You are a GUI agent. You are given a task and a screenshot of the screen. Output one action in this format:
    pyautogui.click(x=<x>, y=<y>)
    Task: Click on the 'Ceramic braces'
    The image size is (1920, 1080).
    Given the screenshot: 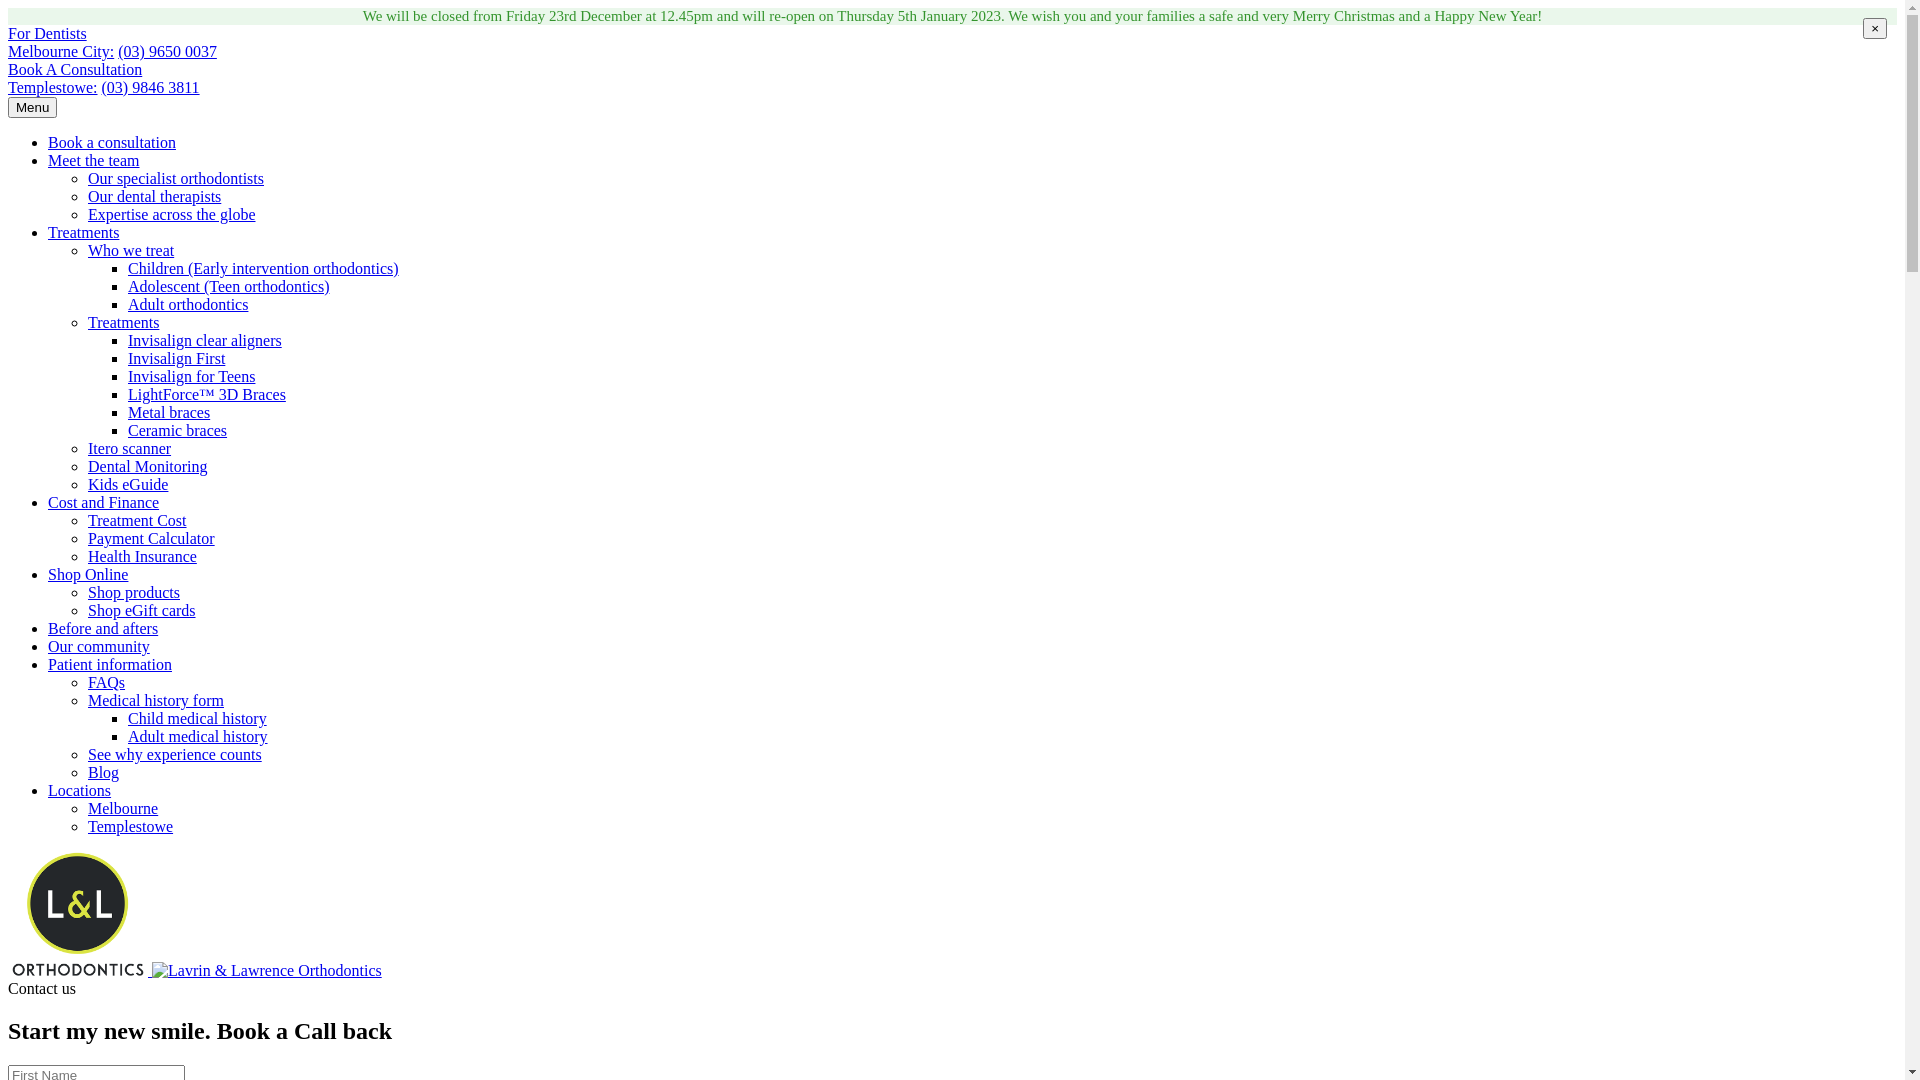 What is the action you would take?
    pyautogui.click(x=177, y=429)
    